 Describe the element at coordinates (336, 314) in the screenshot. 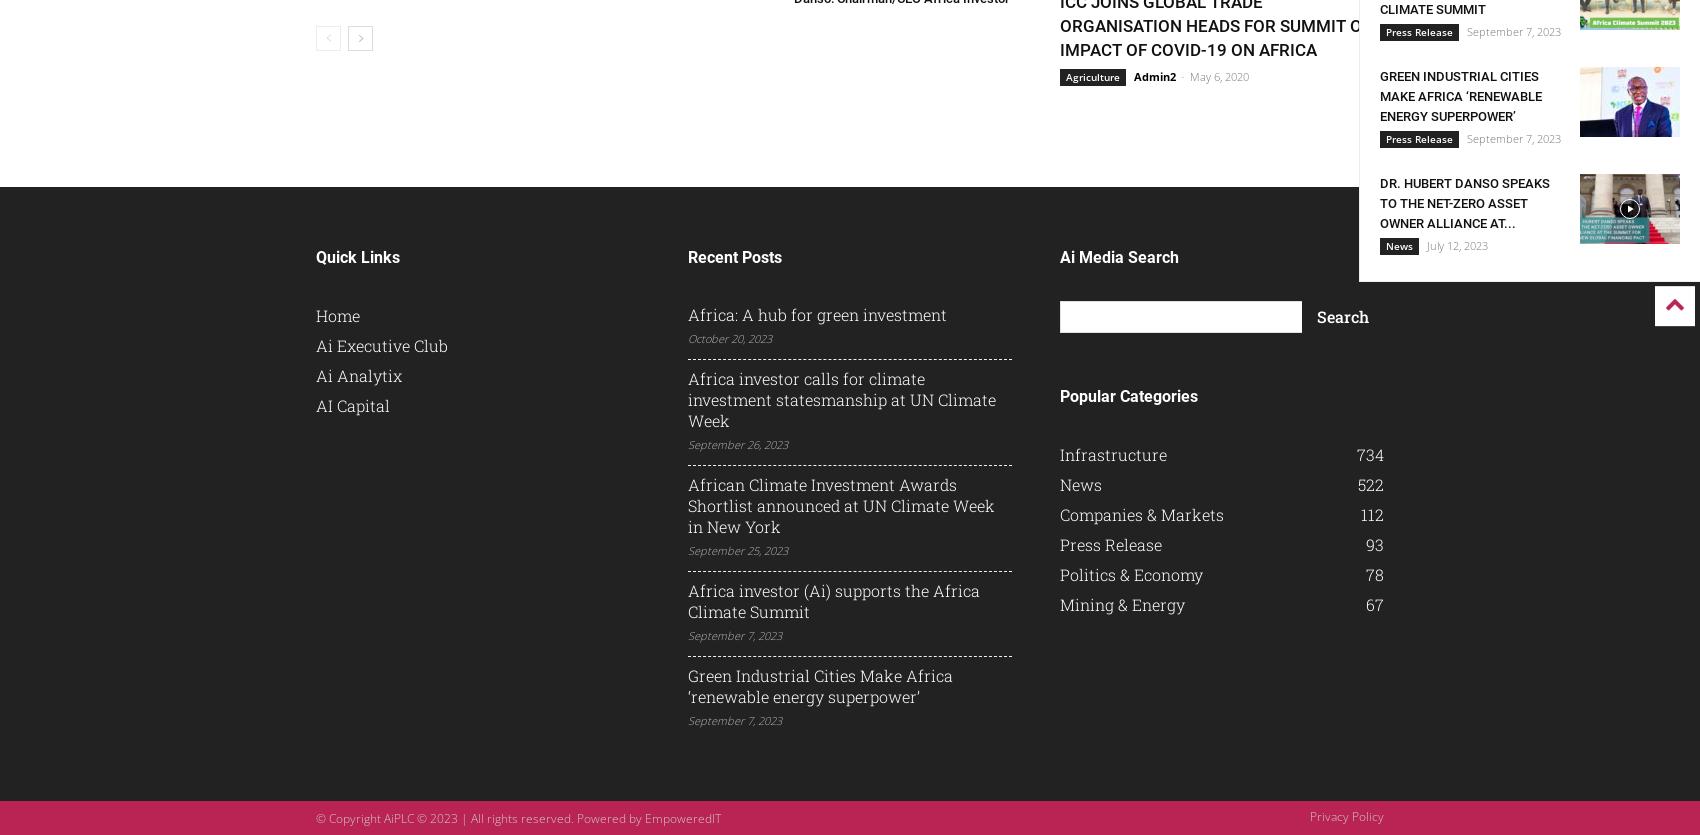

I see `'Home'` at that location.